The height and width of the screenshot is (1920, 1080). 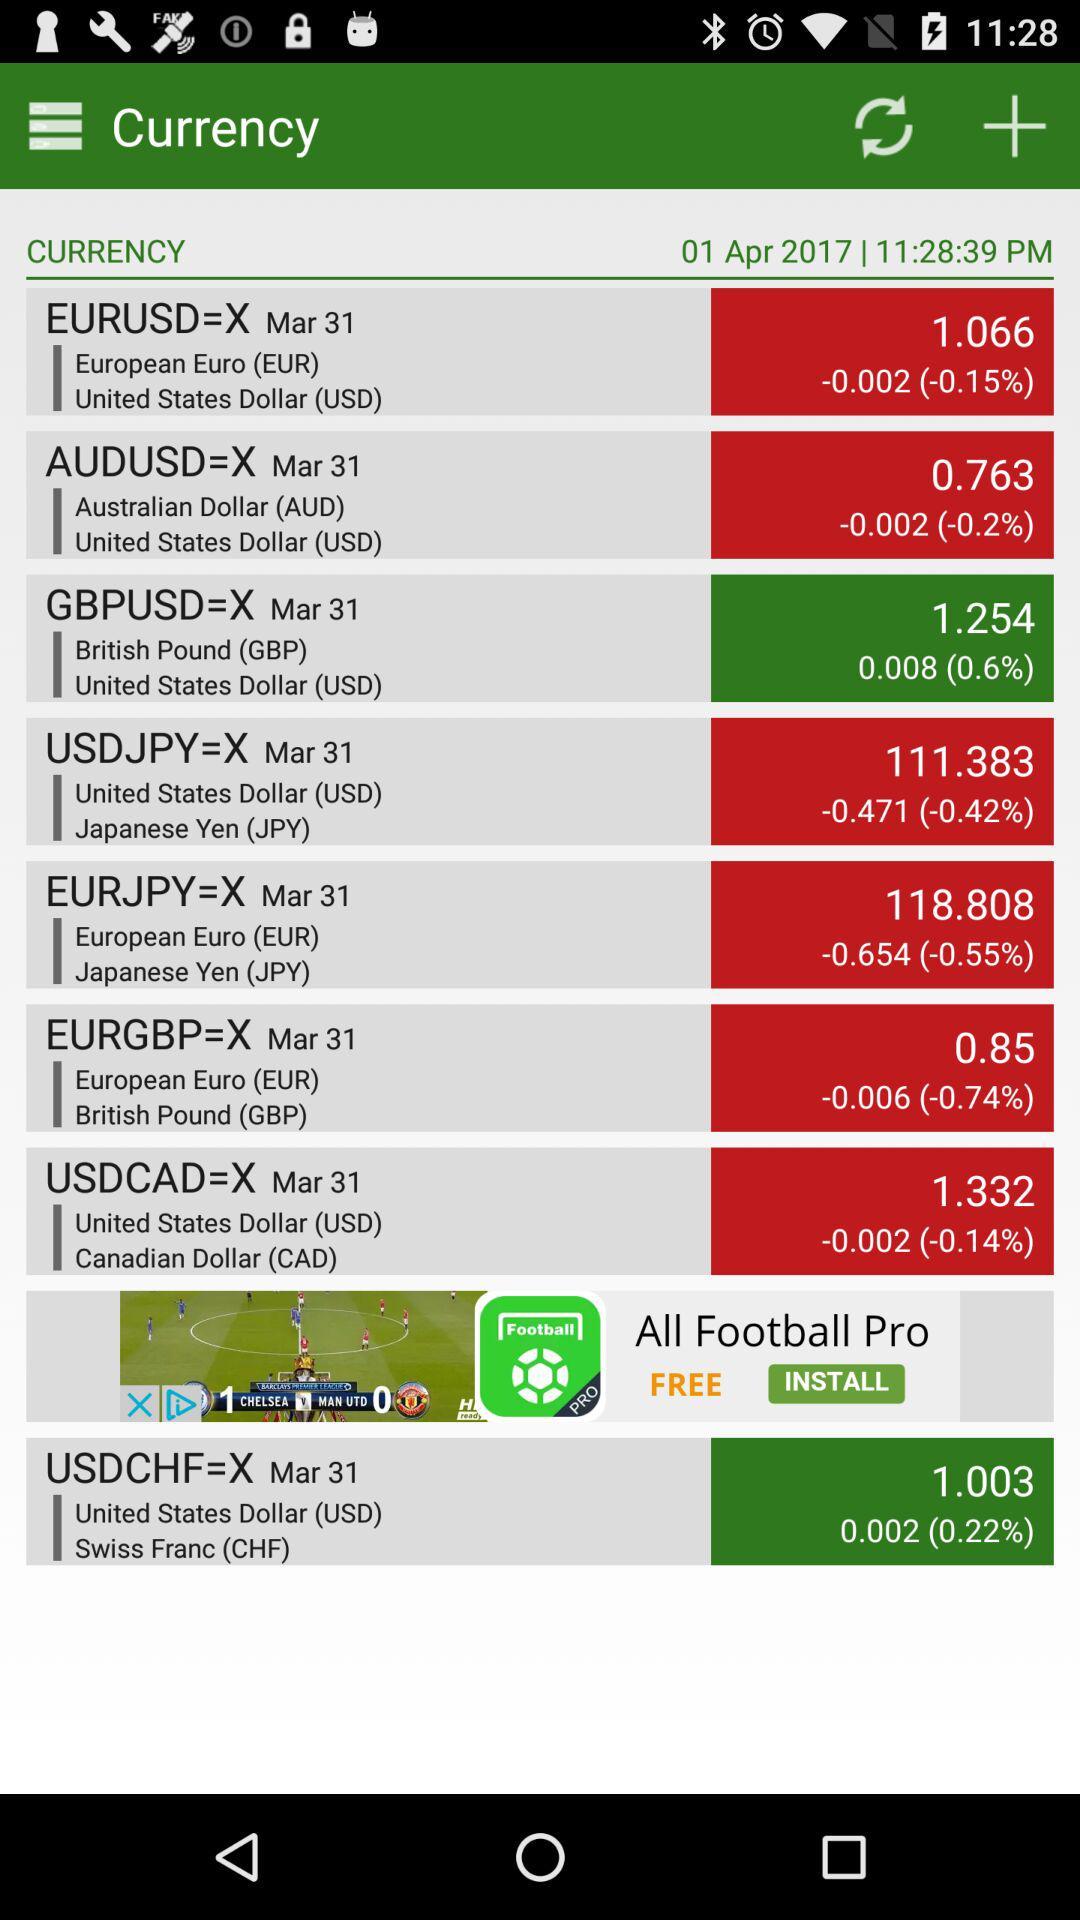 What do you see at coordinates (55, 124) in the screenshot?
I see `the icon at the top left of the page` at bounding box center [55, 124].